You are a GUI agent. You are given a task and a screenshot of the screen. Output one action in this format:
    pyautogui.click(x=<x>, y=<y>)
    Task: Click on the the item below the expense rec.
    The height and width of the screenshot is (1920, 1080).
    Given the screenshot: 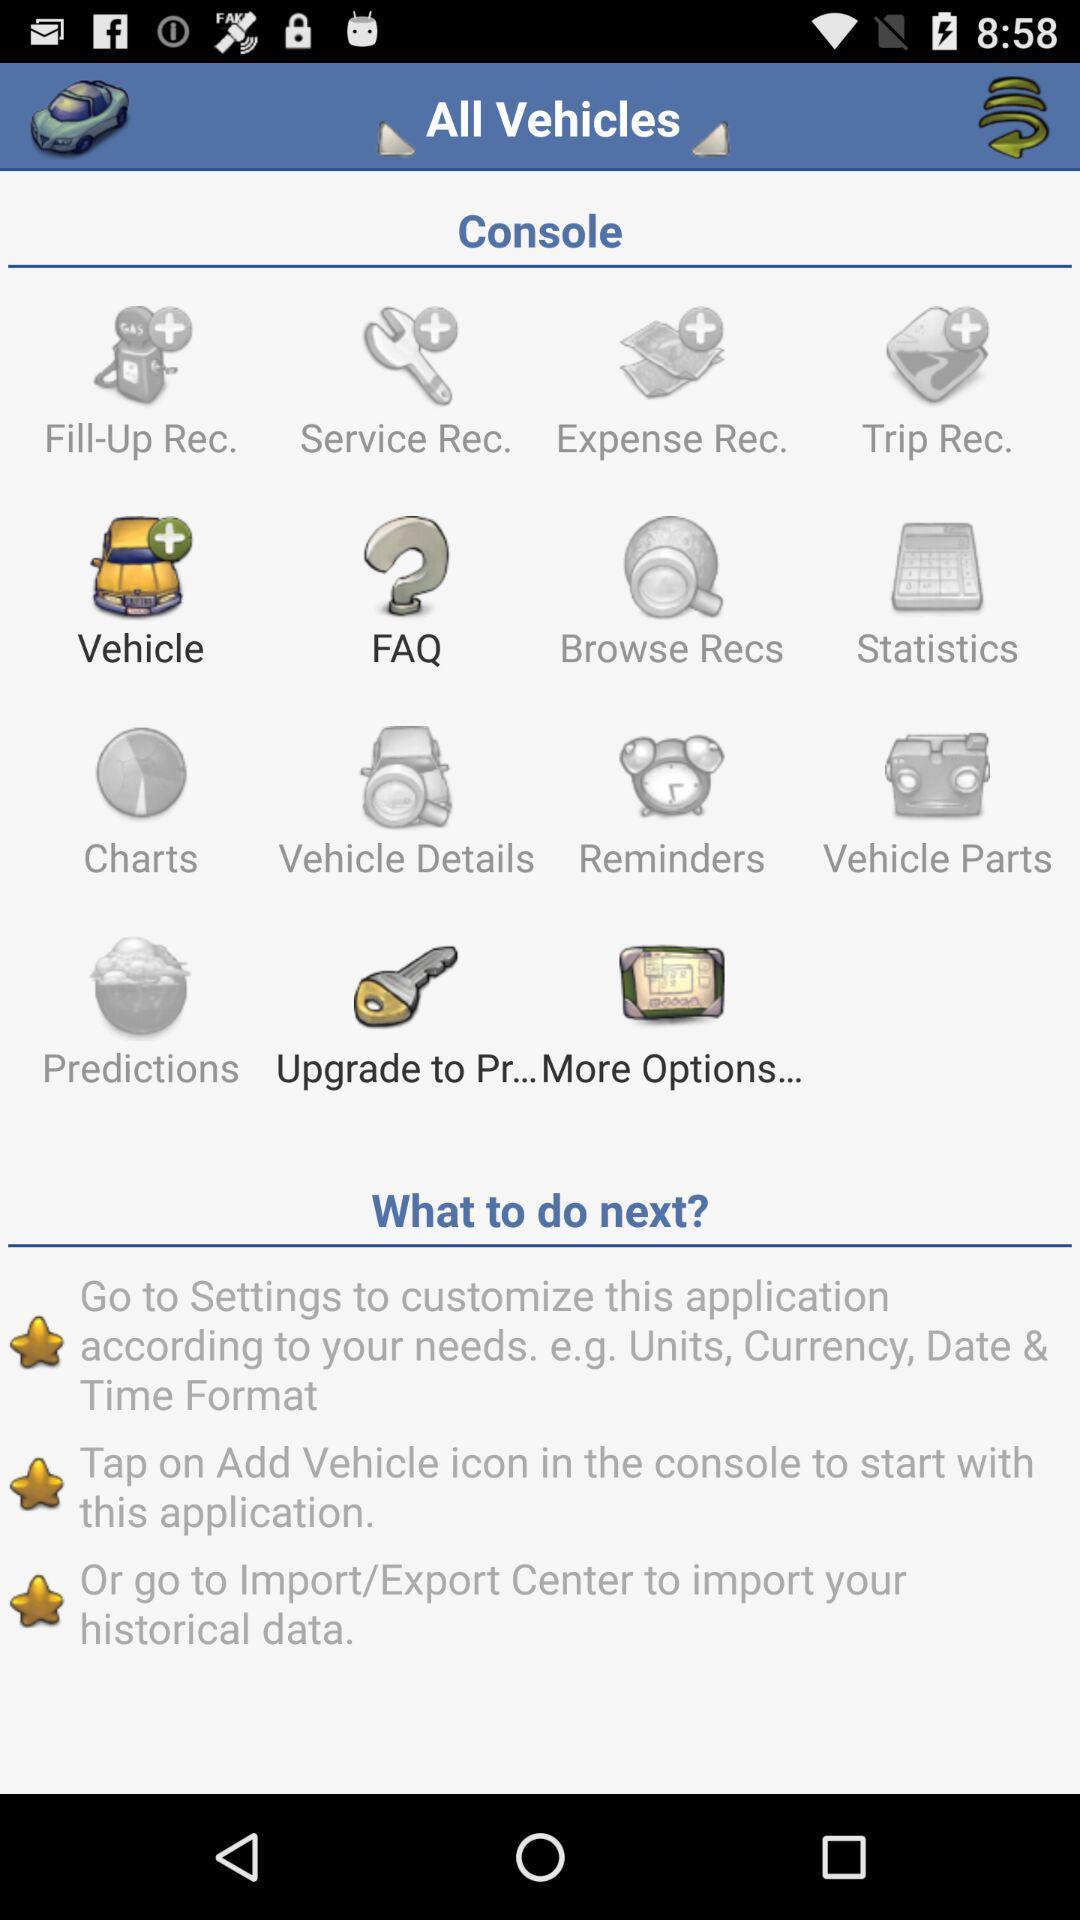 What is the action you would take?
    pyautogui.click(x=937, y=600)
    